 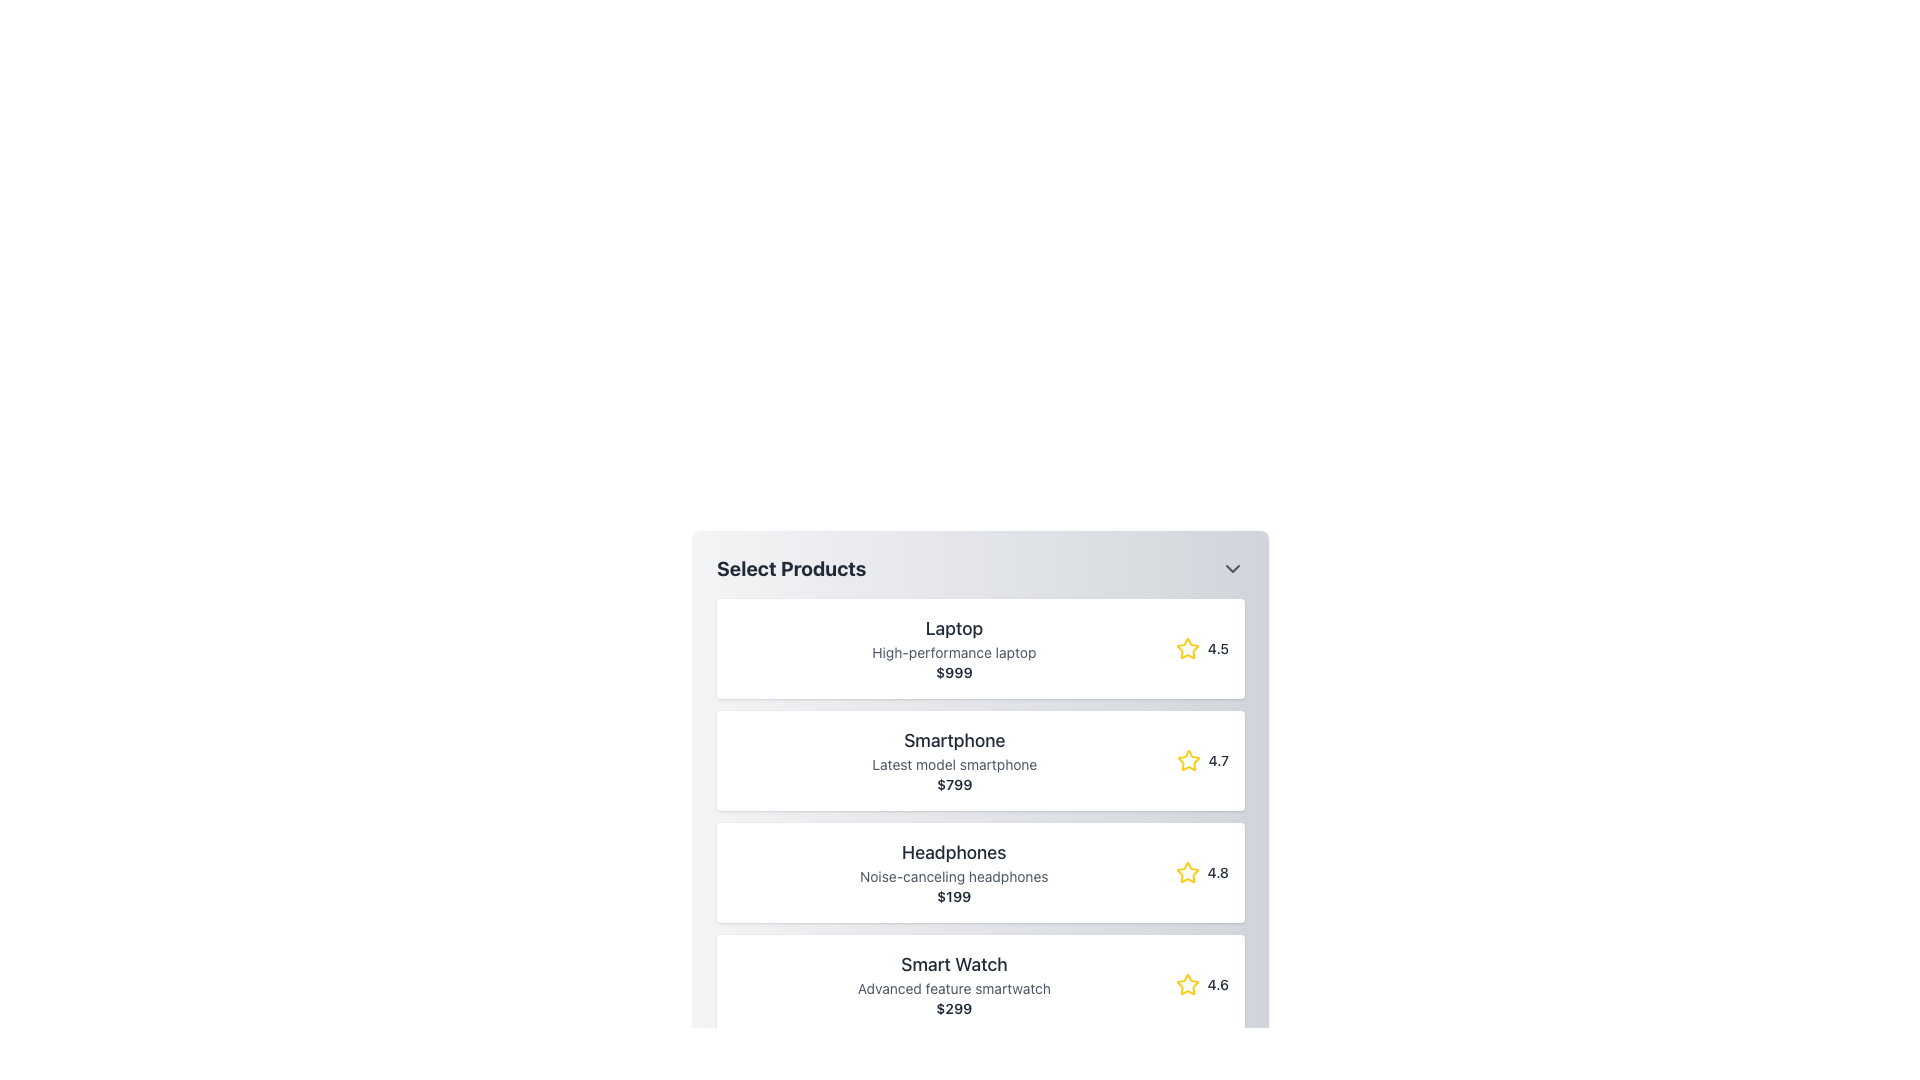 What do you see at coordinates (1187, 983) in the screenshot?
I see `the star icon representing the rating for the 'Smart Watch' product, which is located to the right of the product title, subtitle, and price` at bounding box center [1187, 983].